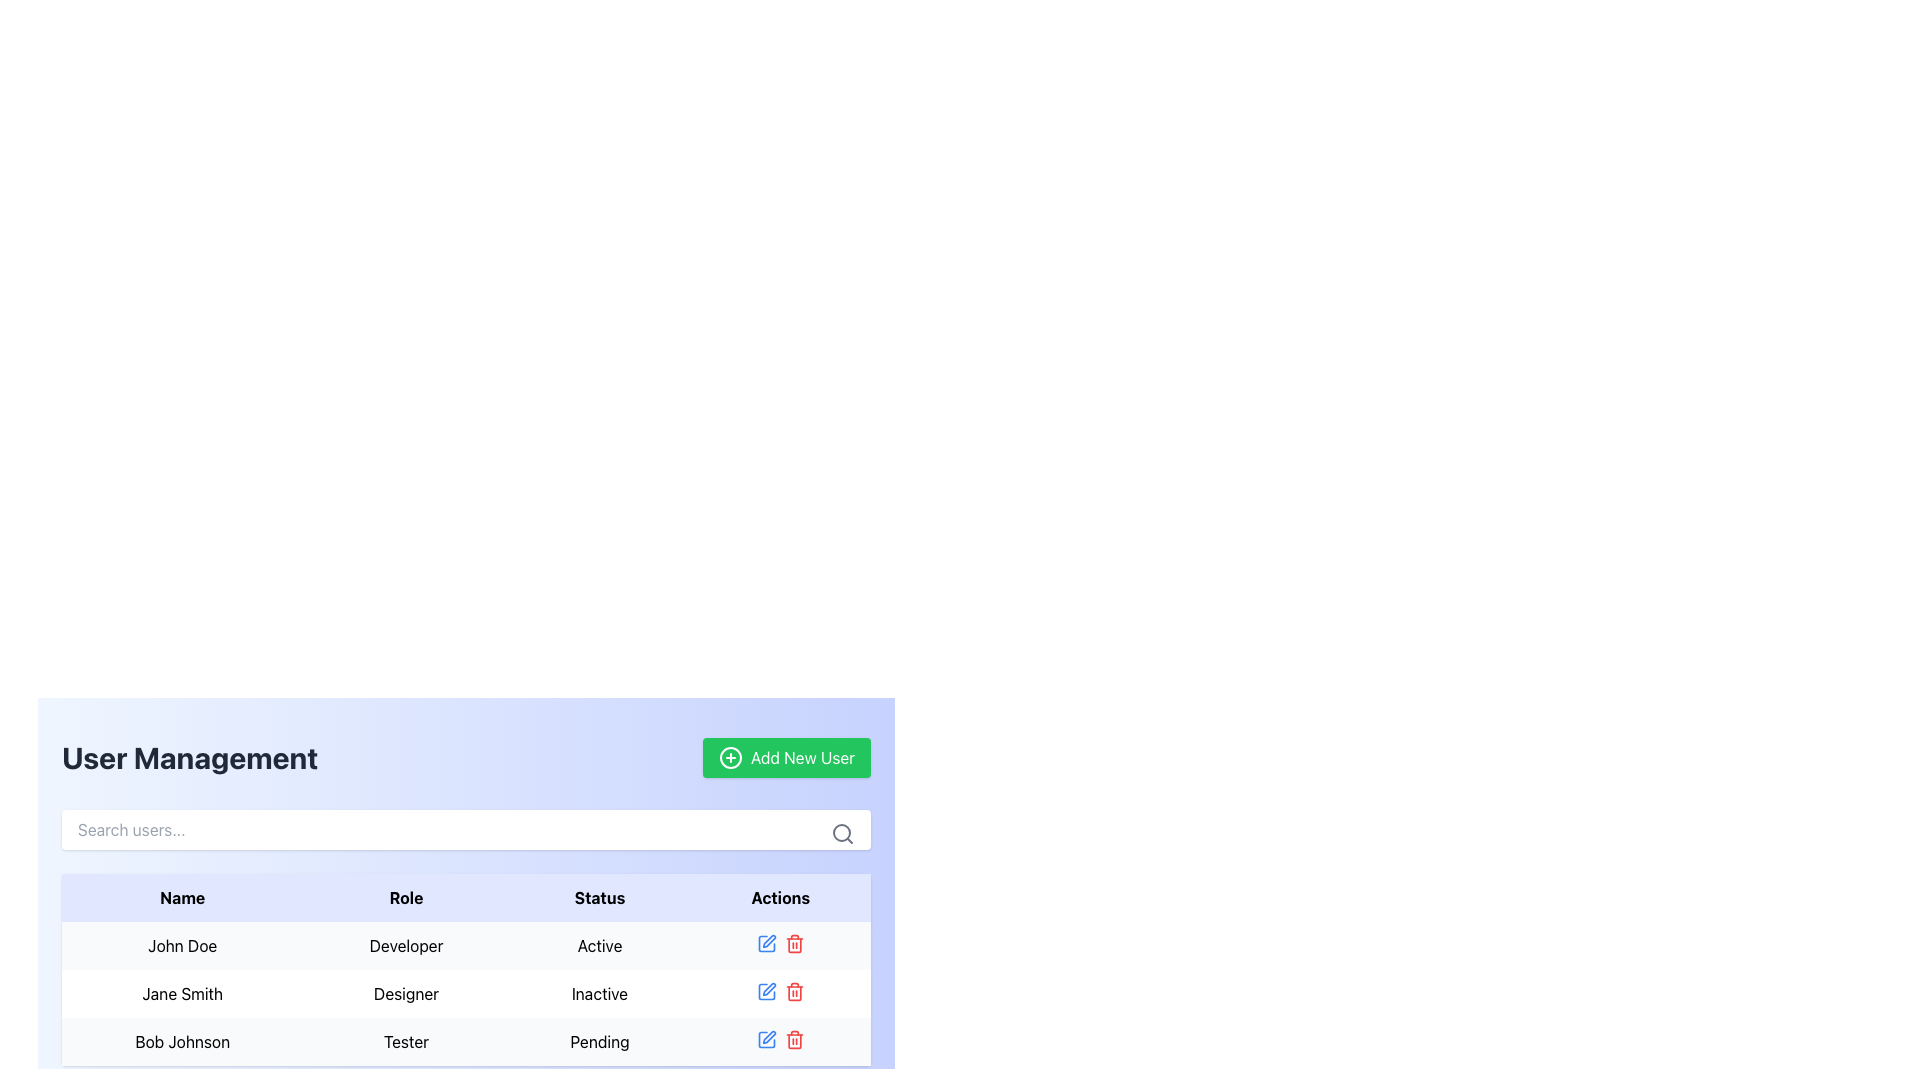  What do you see at coordinates (793, 944) in the screenshot?
I see `the delete icon located in the 'Actions' column of the first row in the user management table` at bounding box center [793, 944].